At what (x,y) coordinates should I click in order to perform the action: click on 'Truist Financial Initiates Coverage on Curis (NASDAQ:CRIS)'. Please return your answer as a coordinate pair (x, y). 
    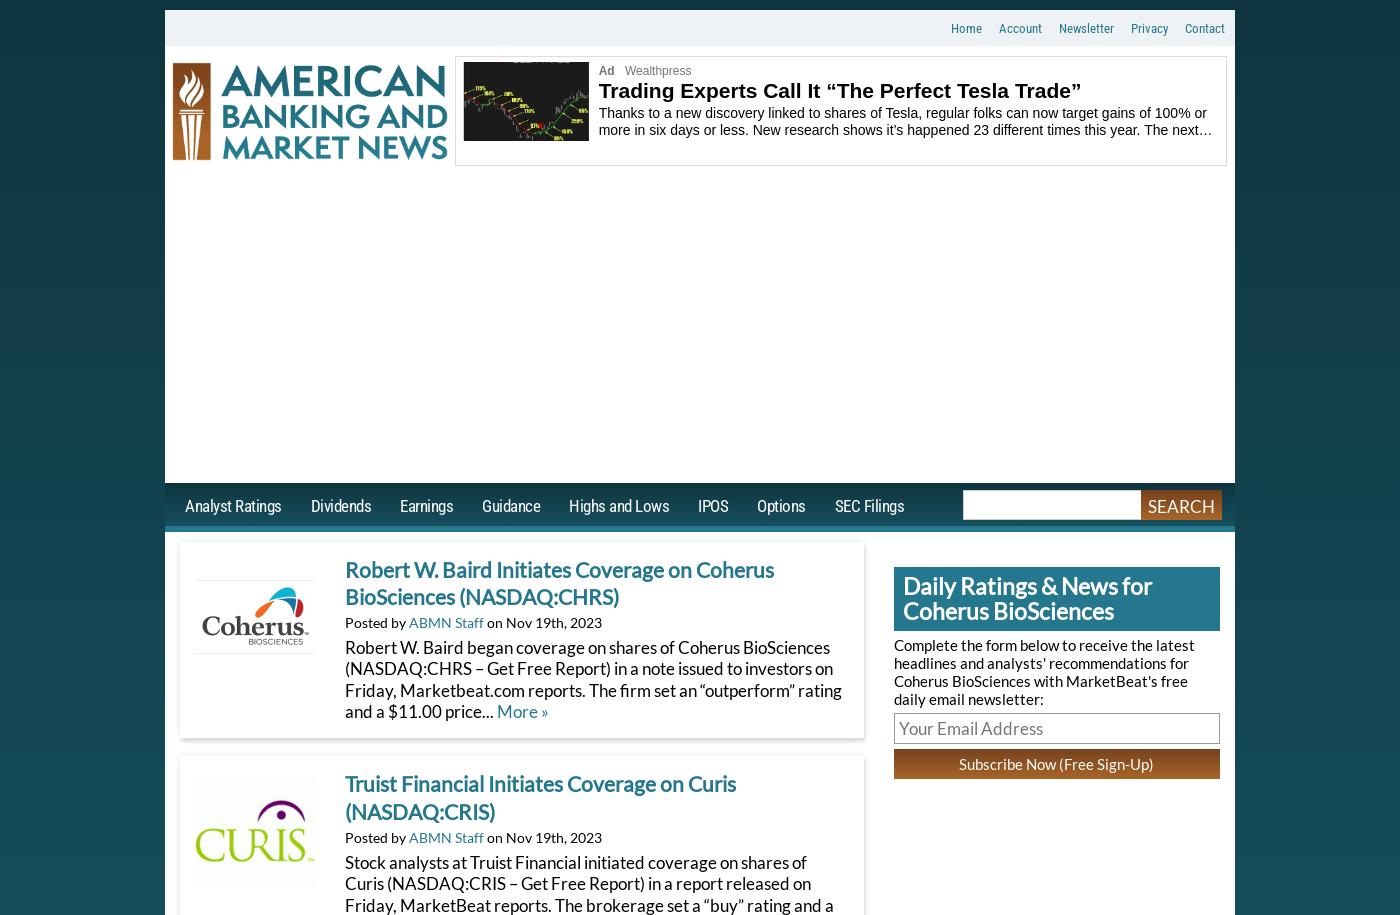
    Looking at the image, I should click on (540, 796).